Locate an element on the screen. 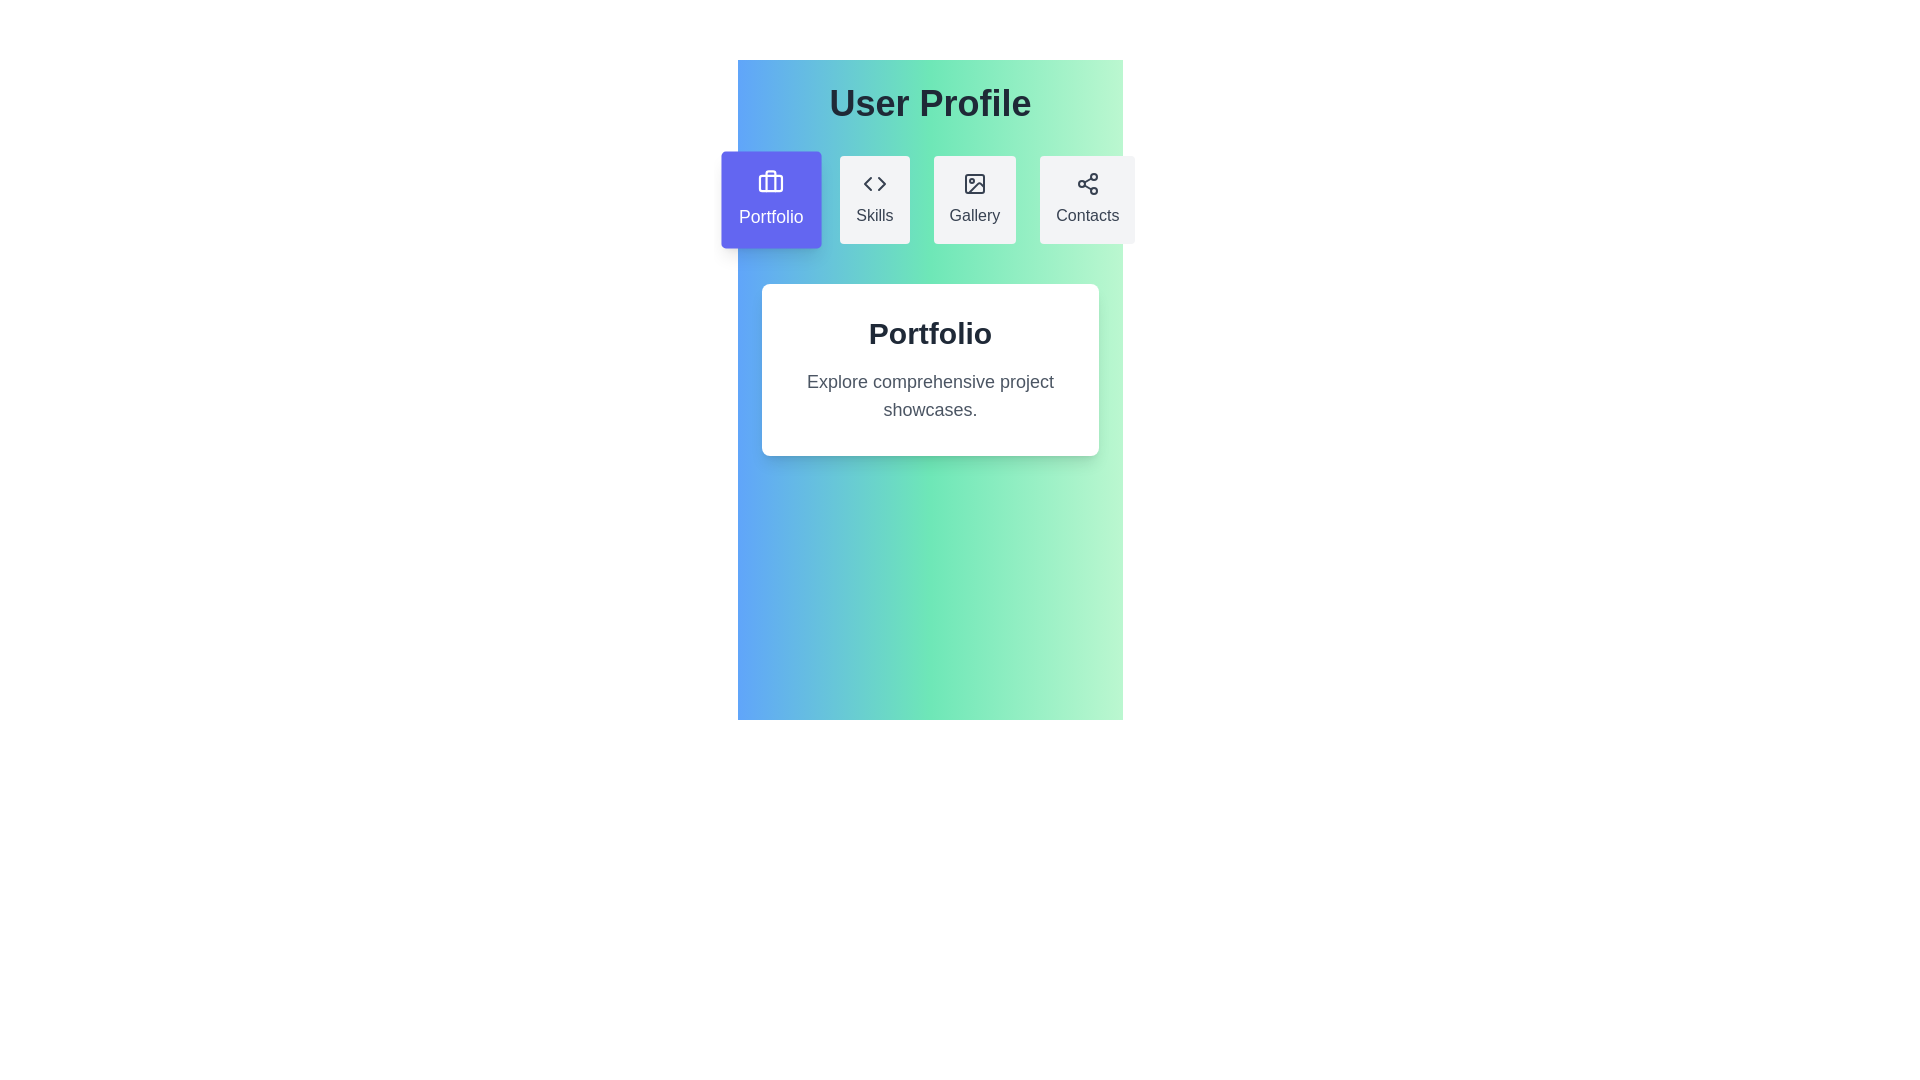 This screenshot has height=1080, width=1920. the tab labeled Skills to see its hover effect is located at coordinates (874, 200).